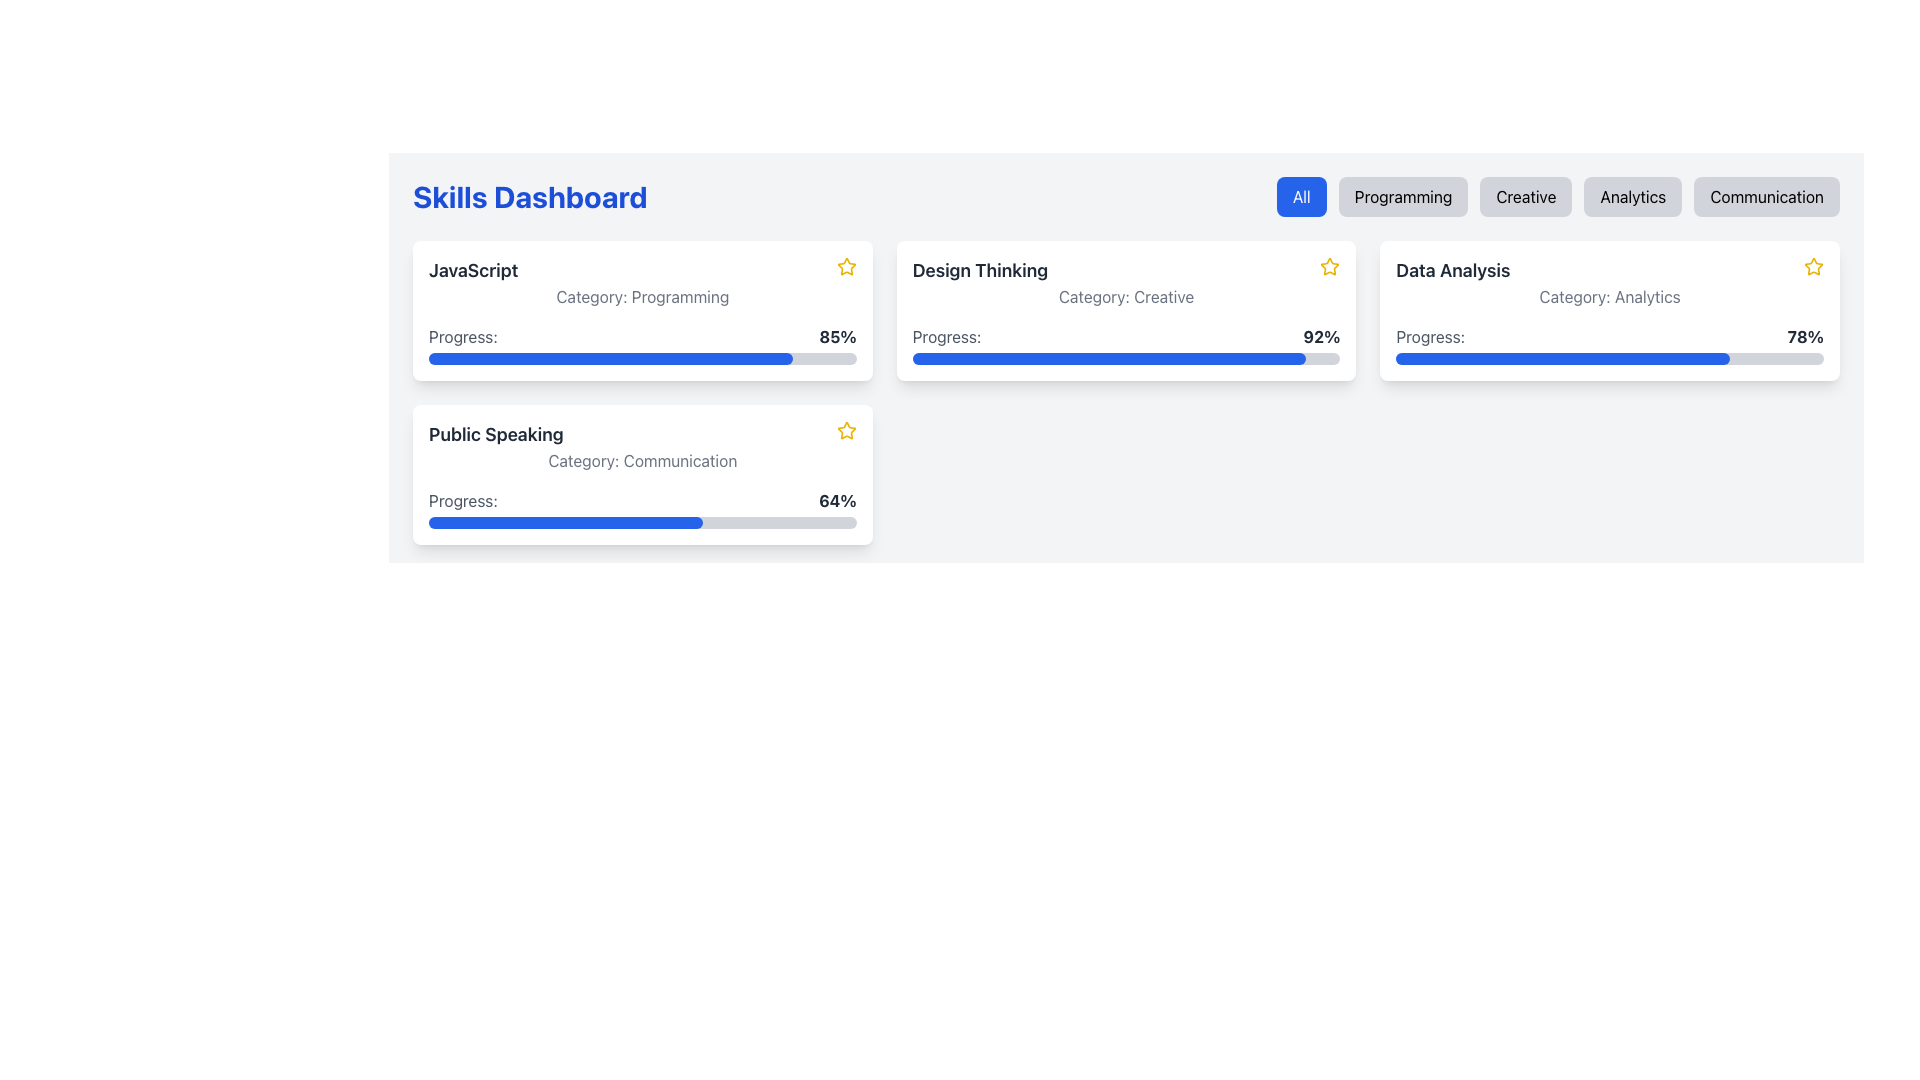  What do you see at coordinates (1557, 196) in the screenshot?
I see `the third button labeled 'Creative' in the Skills Dashboard section to possibly reveal additional styling changes` at bounding box center [1557, 196].